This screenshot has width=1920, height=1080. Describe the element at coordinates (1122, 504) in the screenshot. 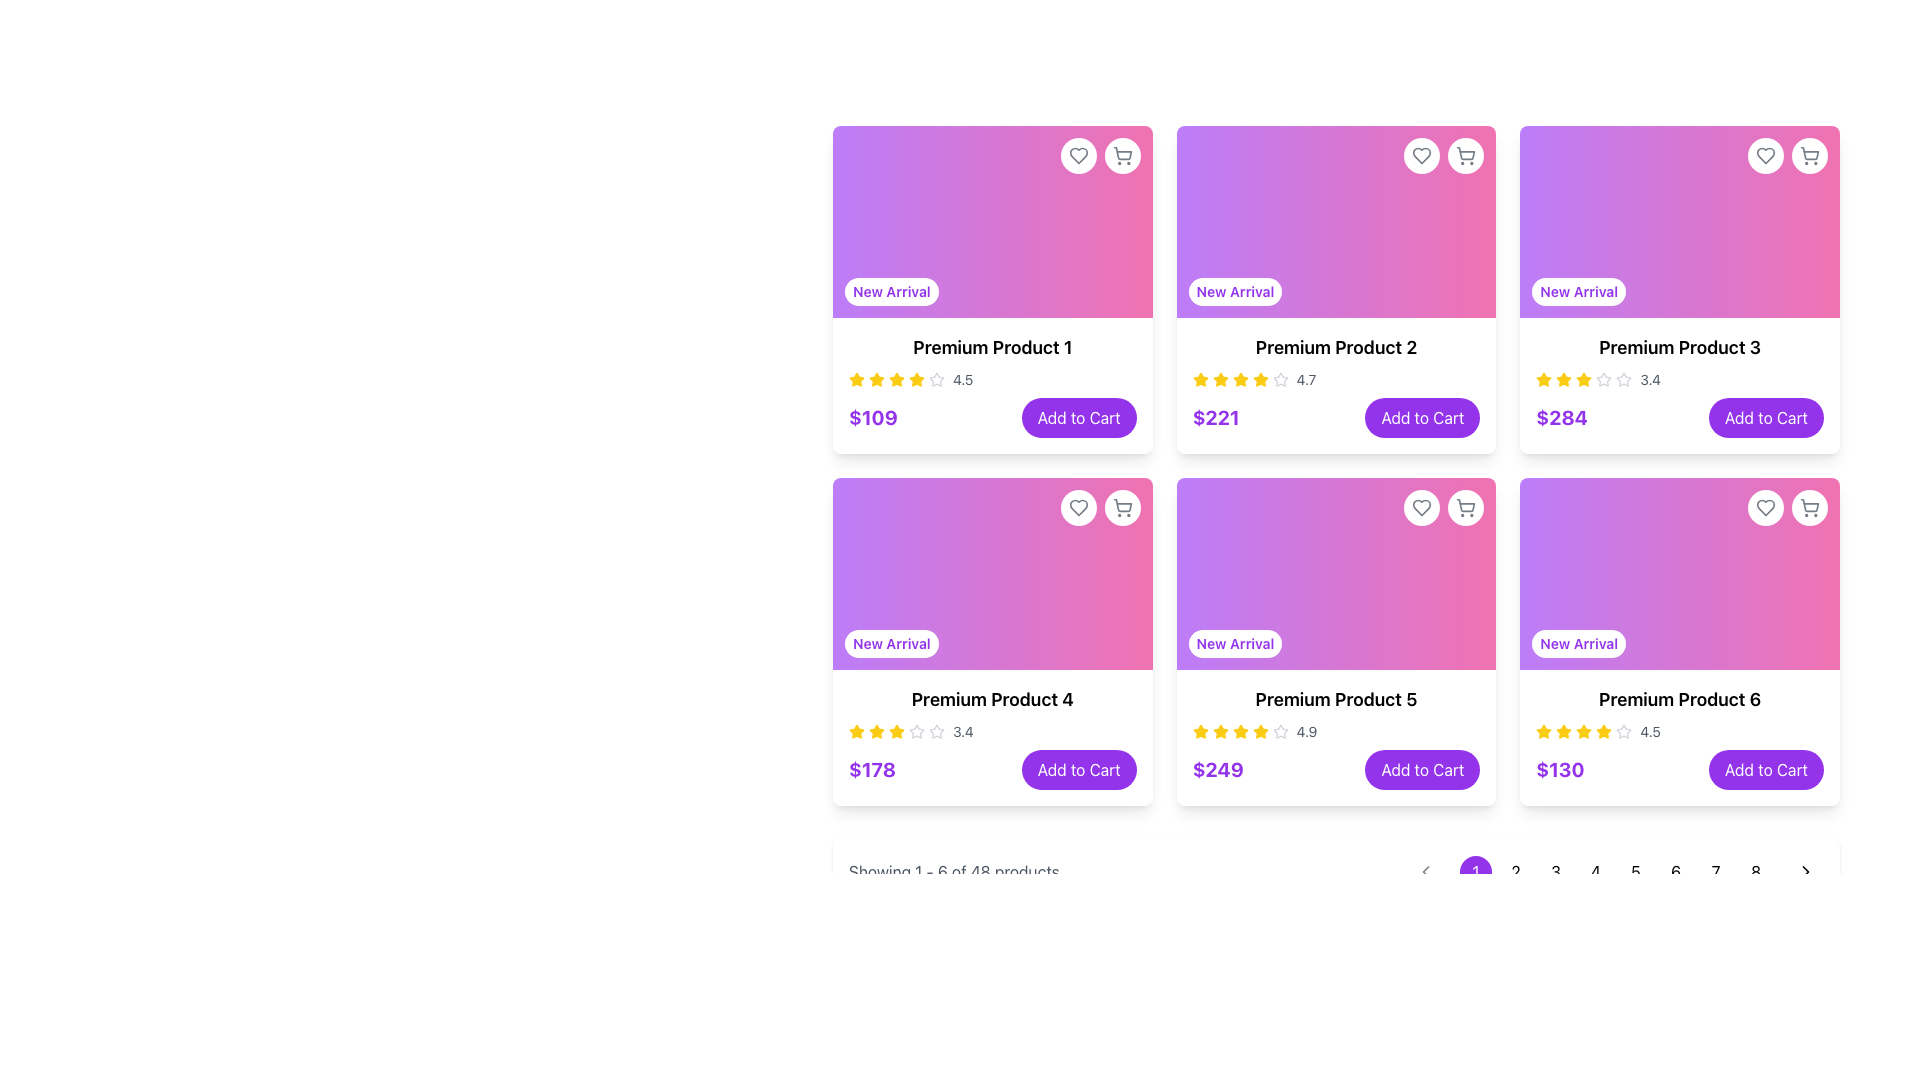

I see `the shopping cart icon, which is a minimalist line drawing located in the top-right corner of the product card, adjacent to a heart icon` at that location.